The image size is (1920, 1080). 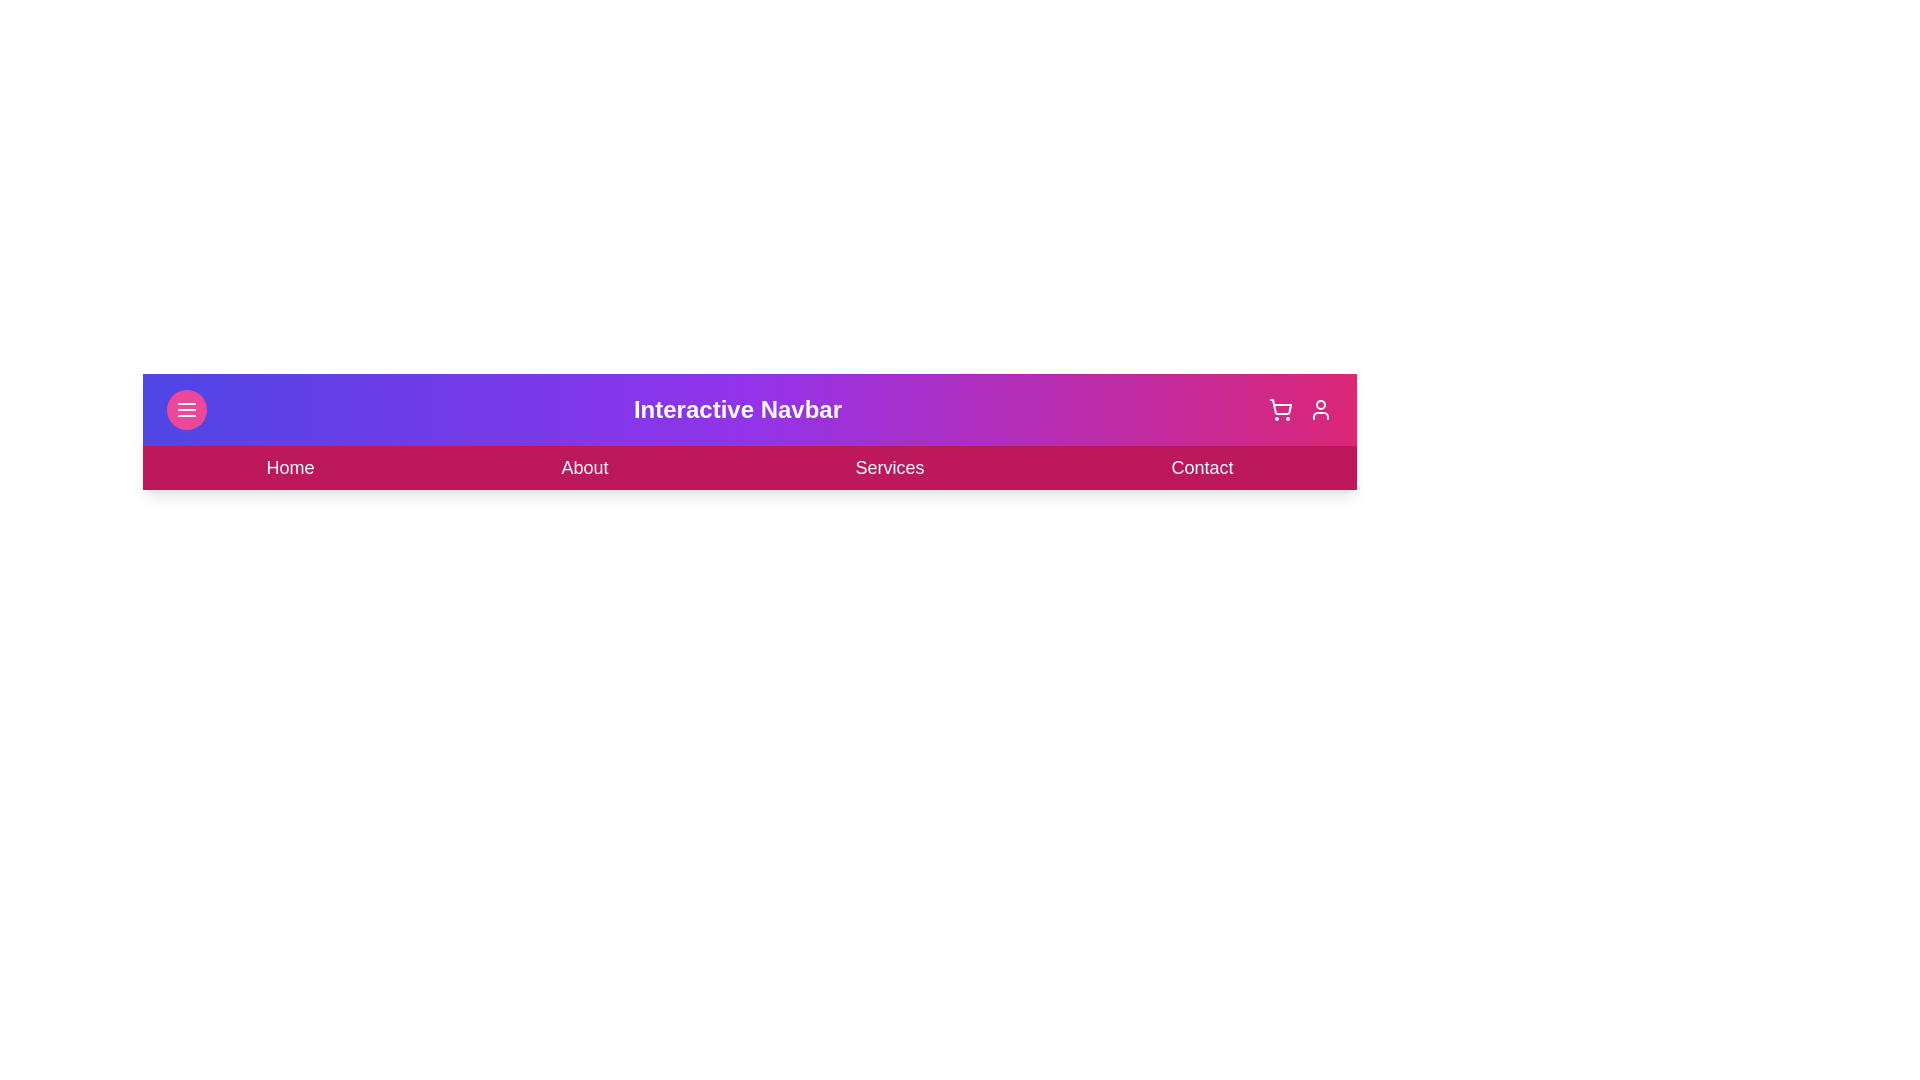 I want to click on the gradient header background to inspect it, so click(x=748, y=431).